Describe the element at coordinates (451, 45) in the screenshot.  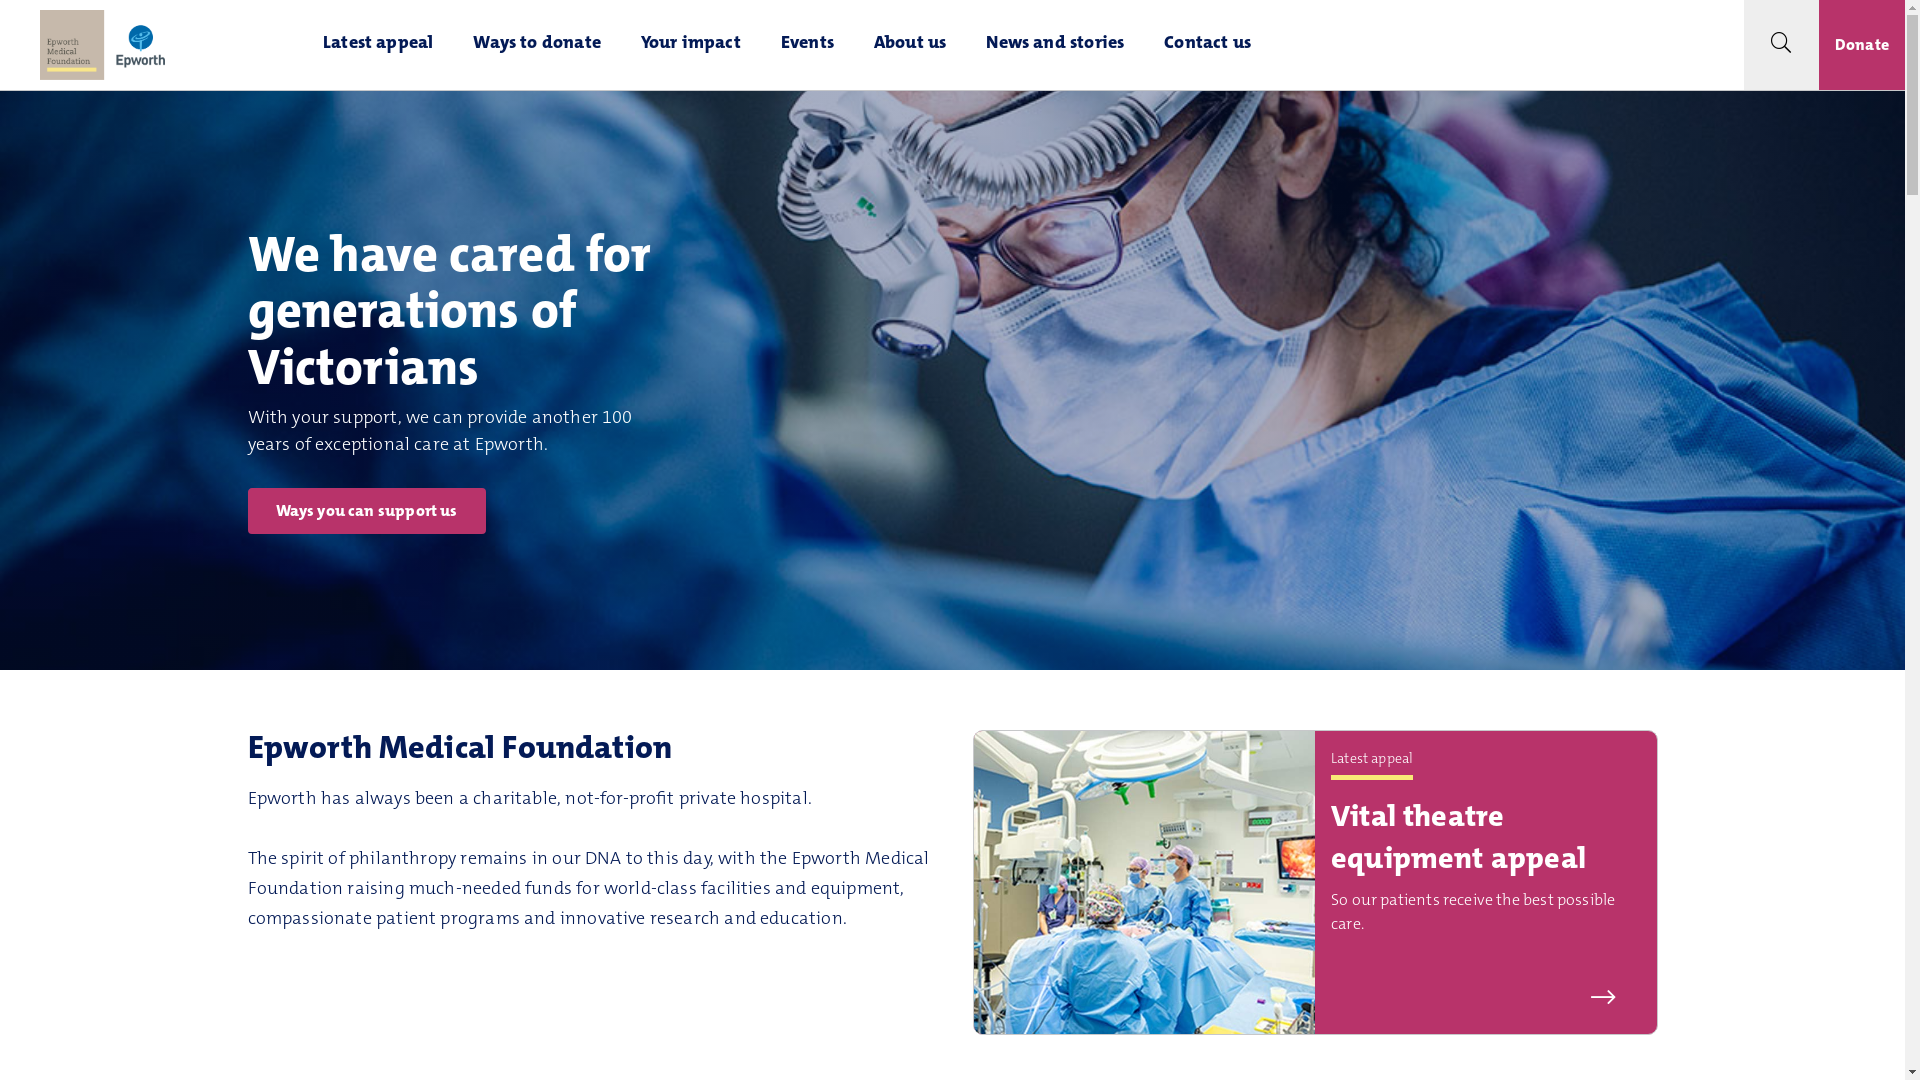
I see `'Ways to donate'` at that location.